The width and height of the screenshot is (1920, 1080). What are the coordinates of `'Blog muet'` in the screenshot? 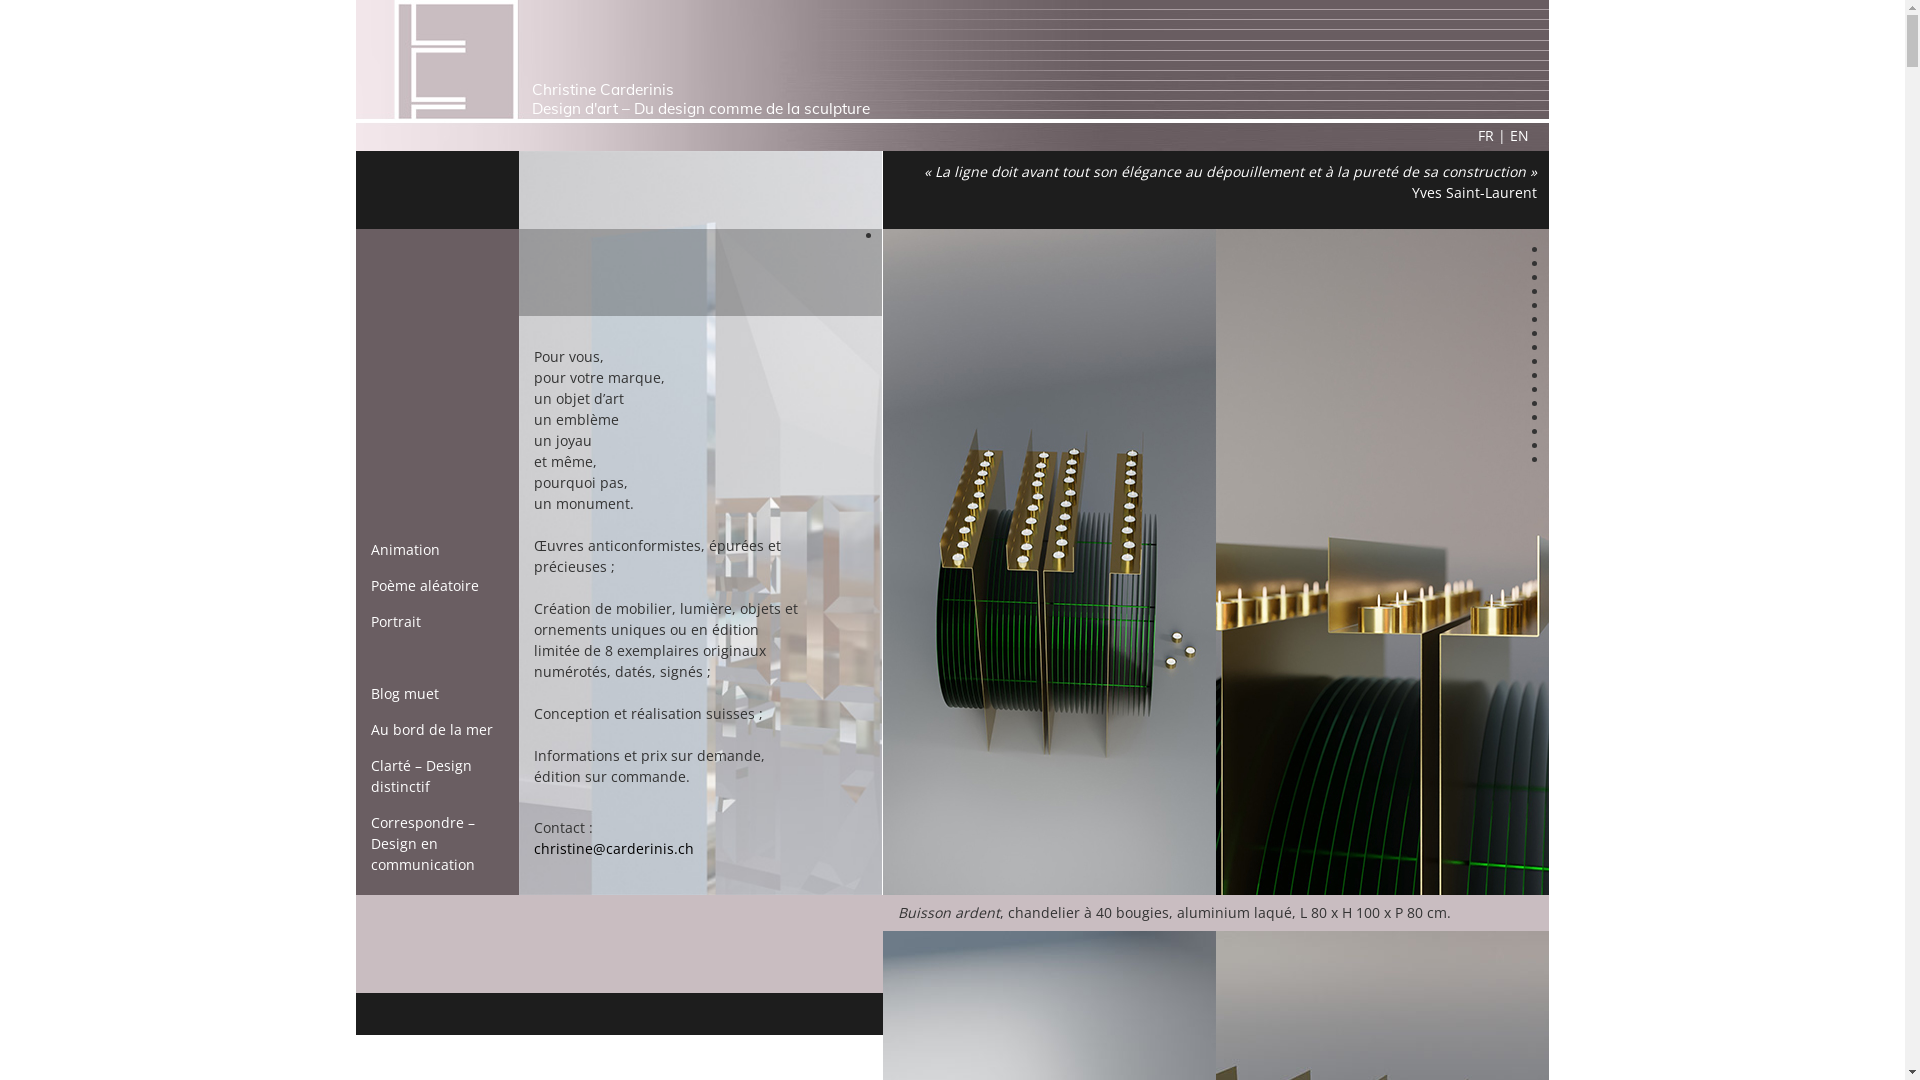 It's located at (403, 692).